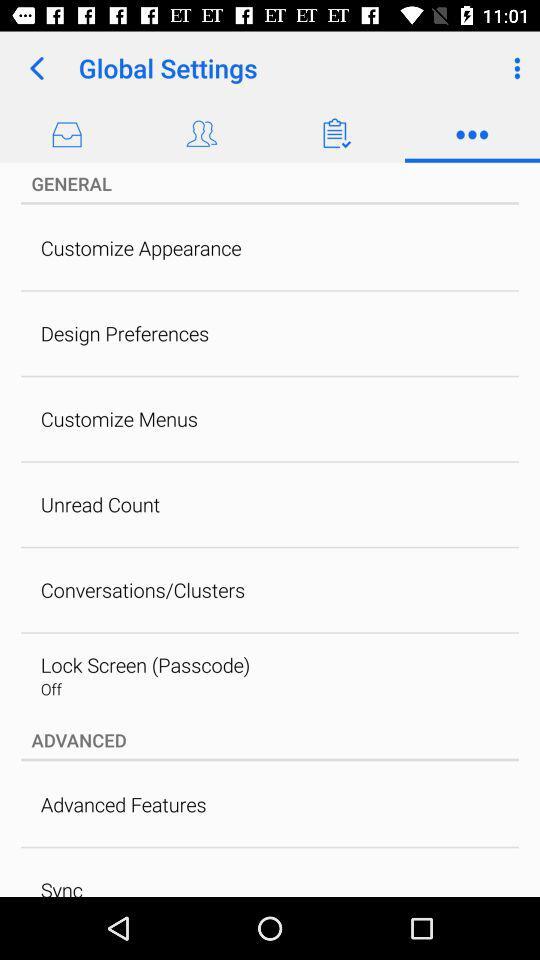 The height and width of the screenshot is (960, 540). What do you see at coordinates (140, 247) in the screenshot?
I see `customize appearance` at bounding box center [140, 247].